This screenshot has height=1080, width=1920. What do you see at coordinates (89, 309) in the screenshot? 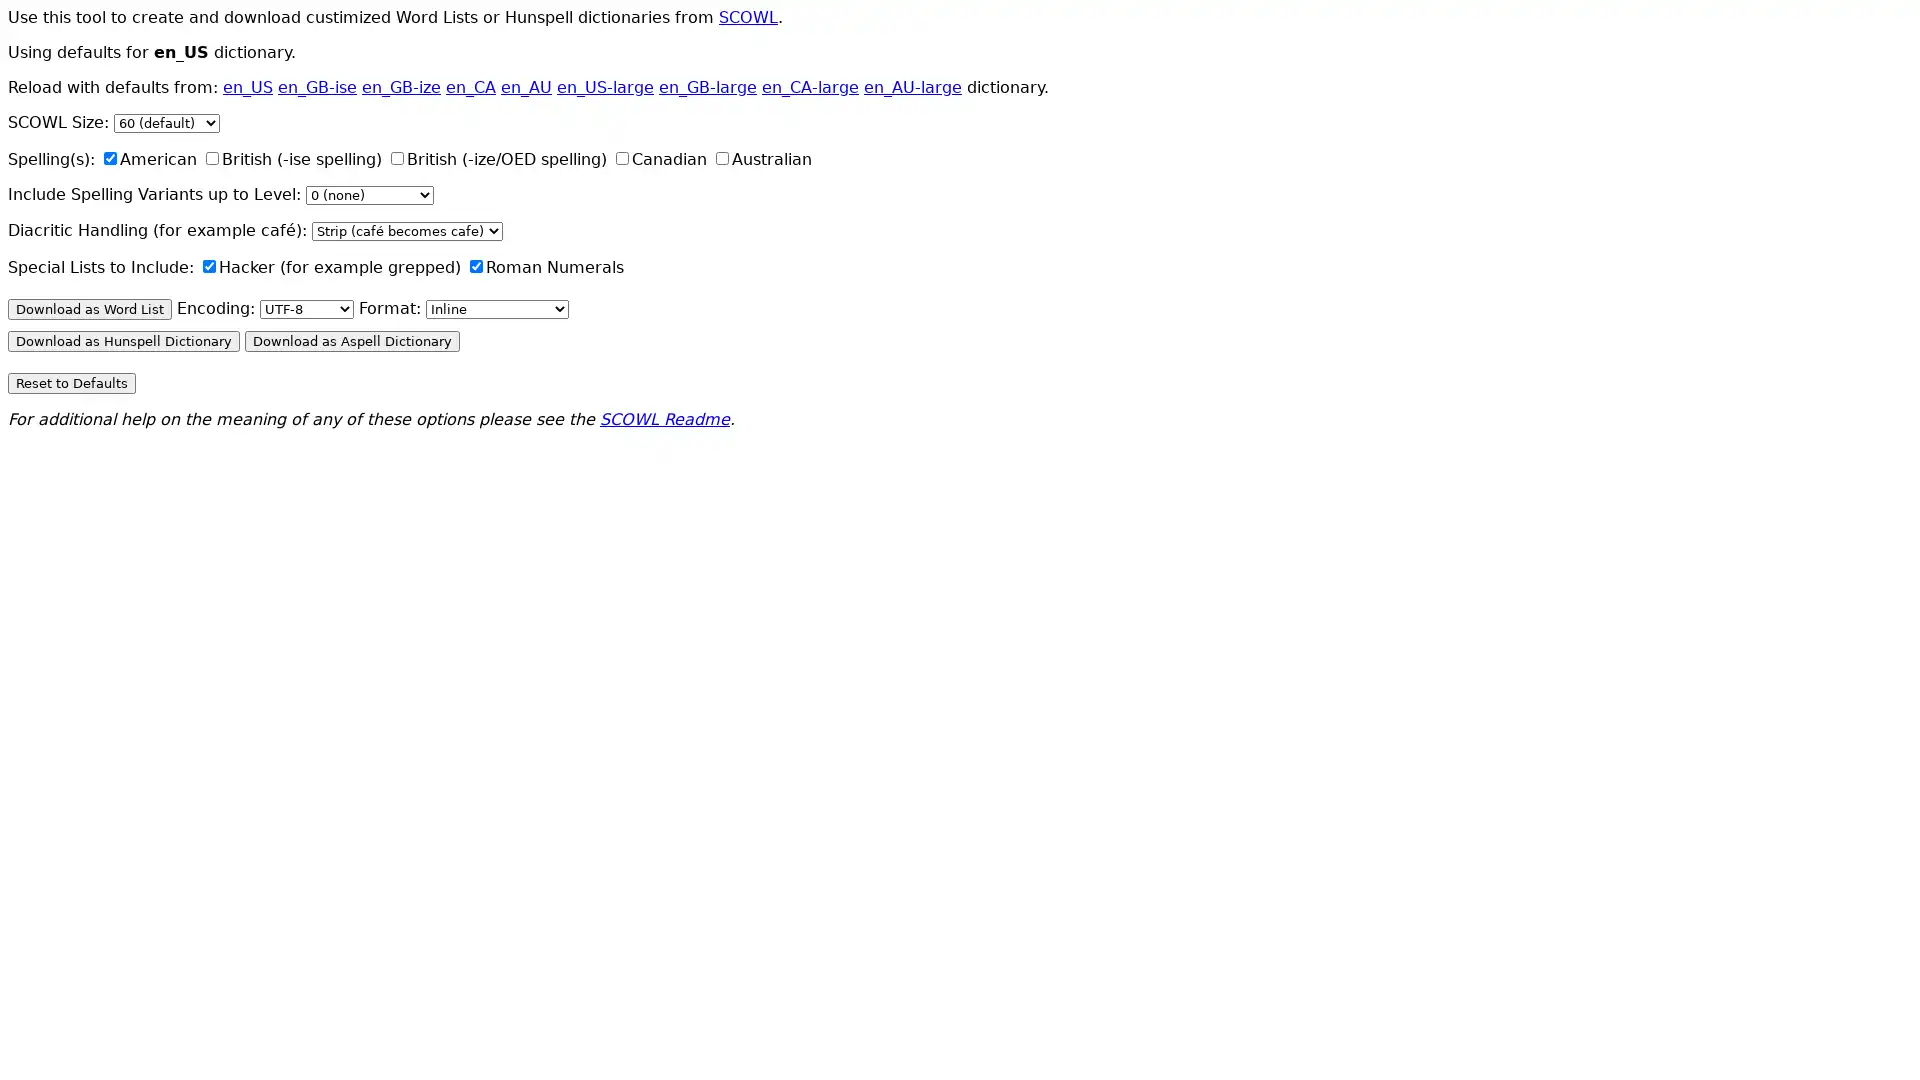
I see `Download as Word List` at bounding box center [89, 309].